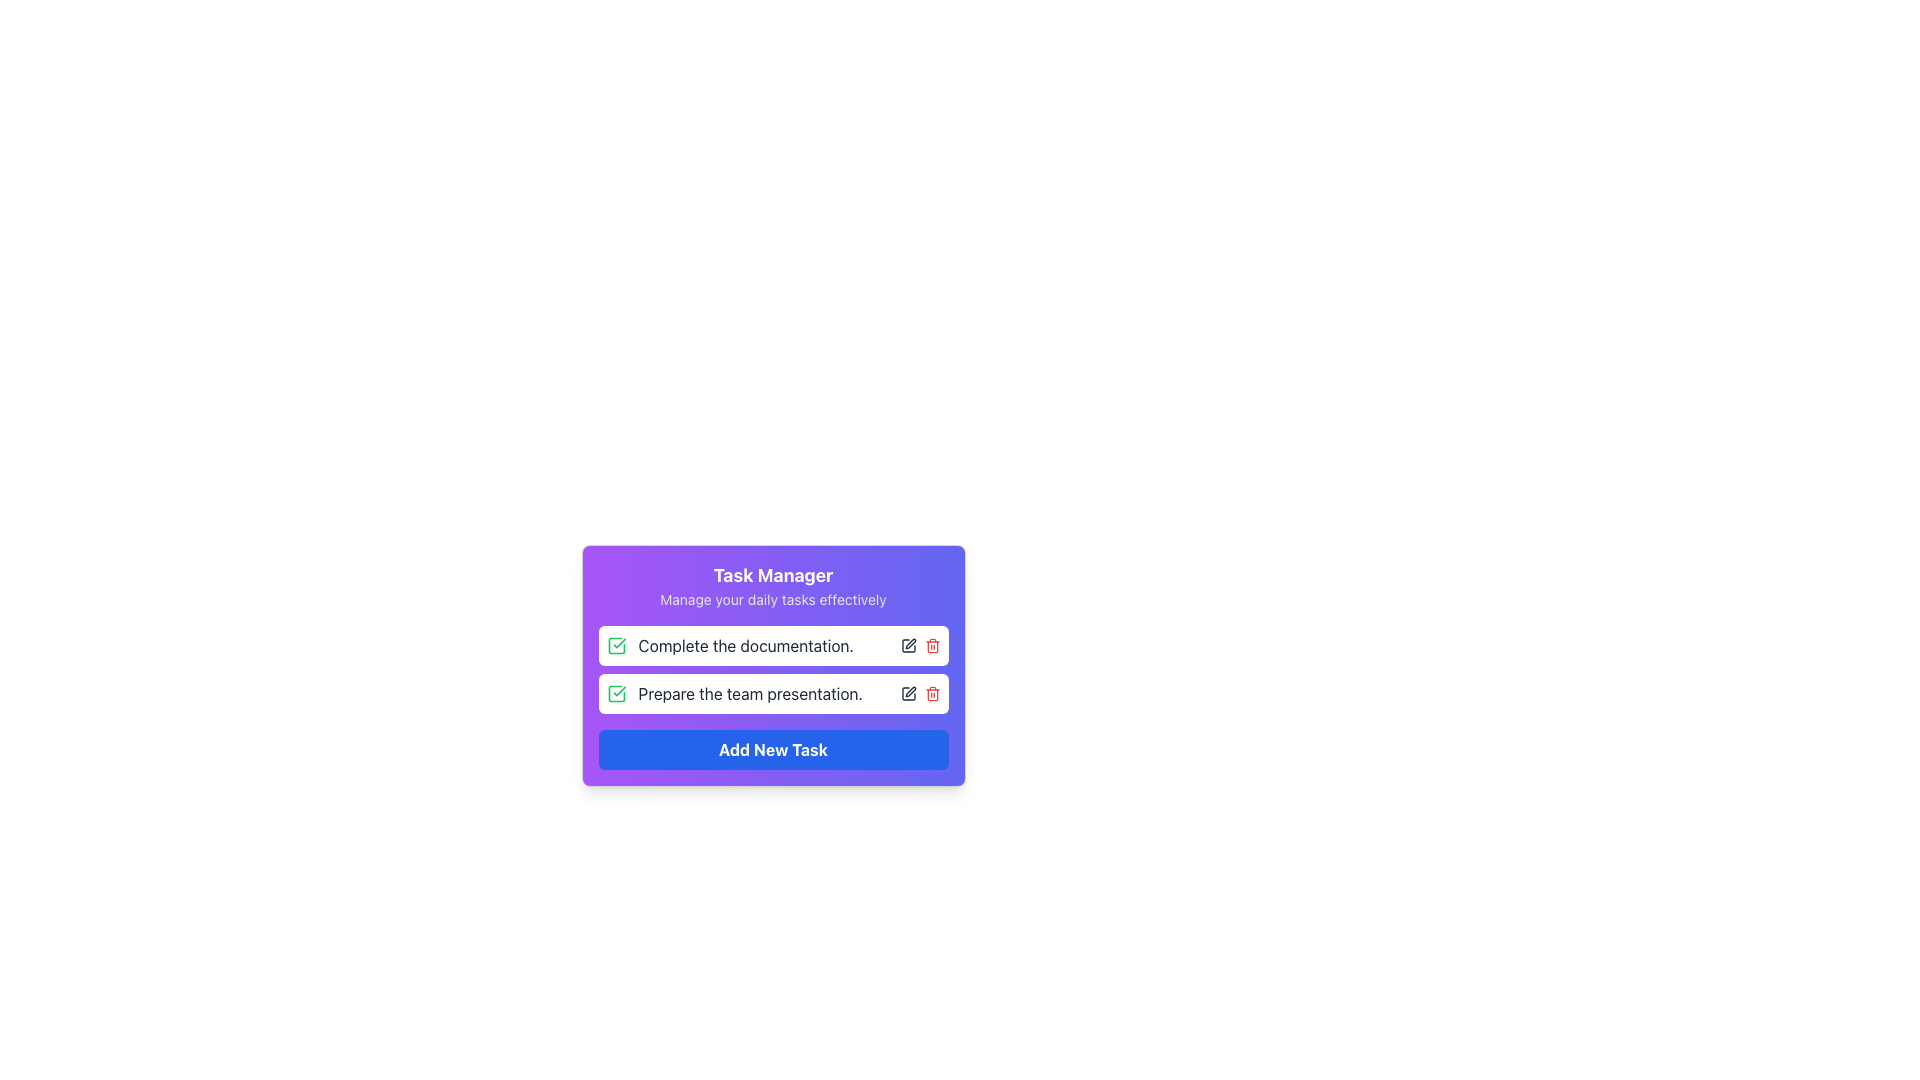 The height and width of the screenshot is (1080, 1920). I want to click on the edit icon button located to the right of the task label, so click(909, 690).